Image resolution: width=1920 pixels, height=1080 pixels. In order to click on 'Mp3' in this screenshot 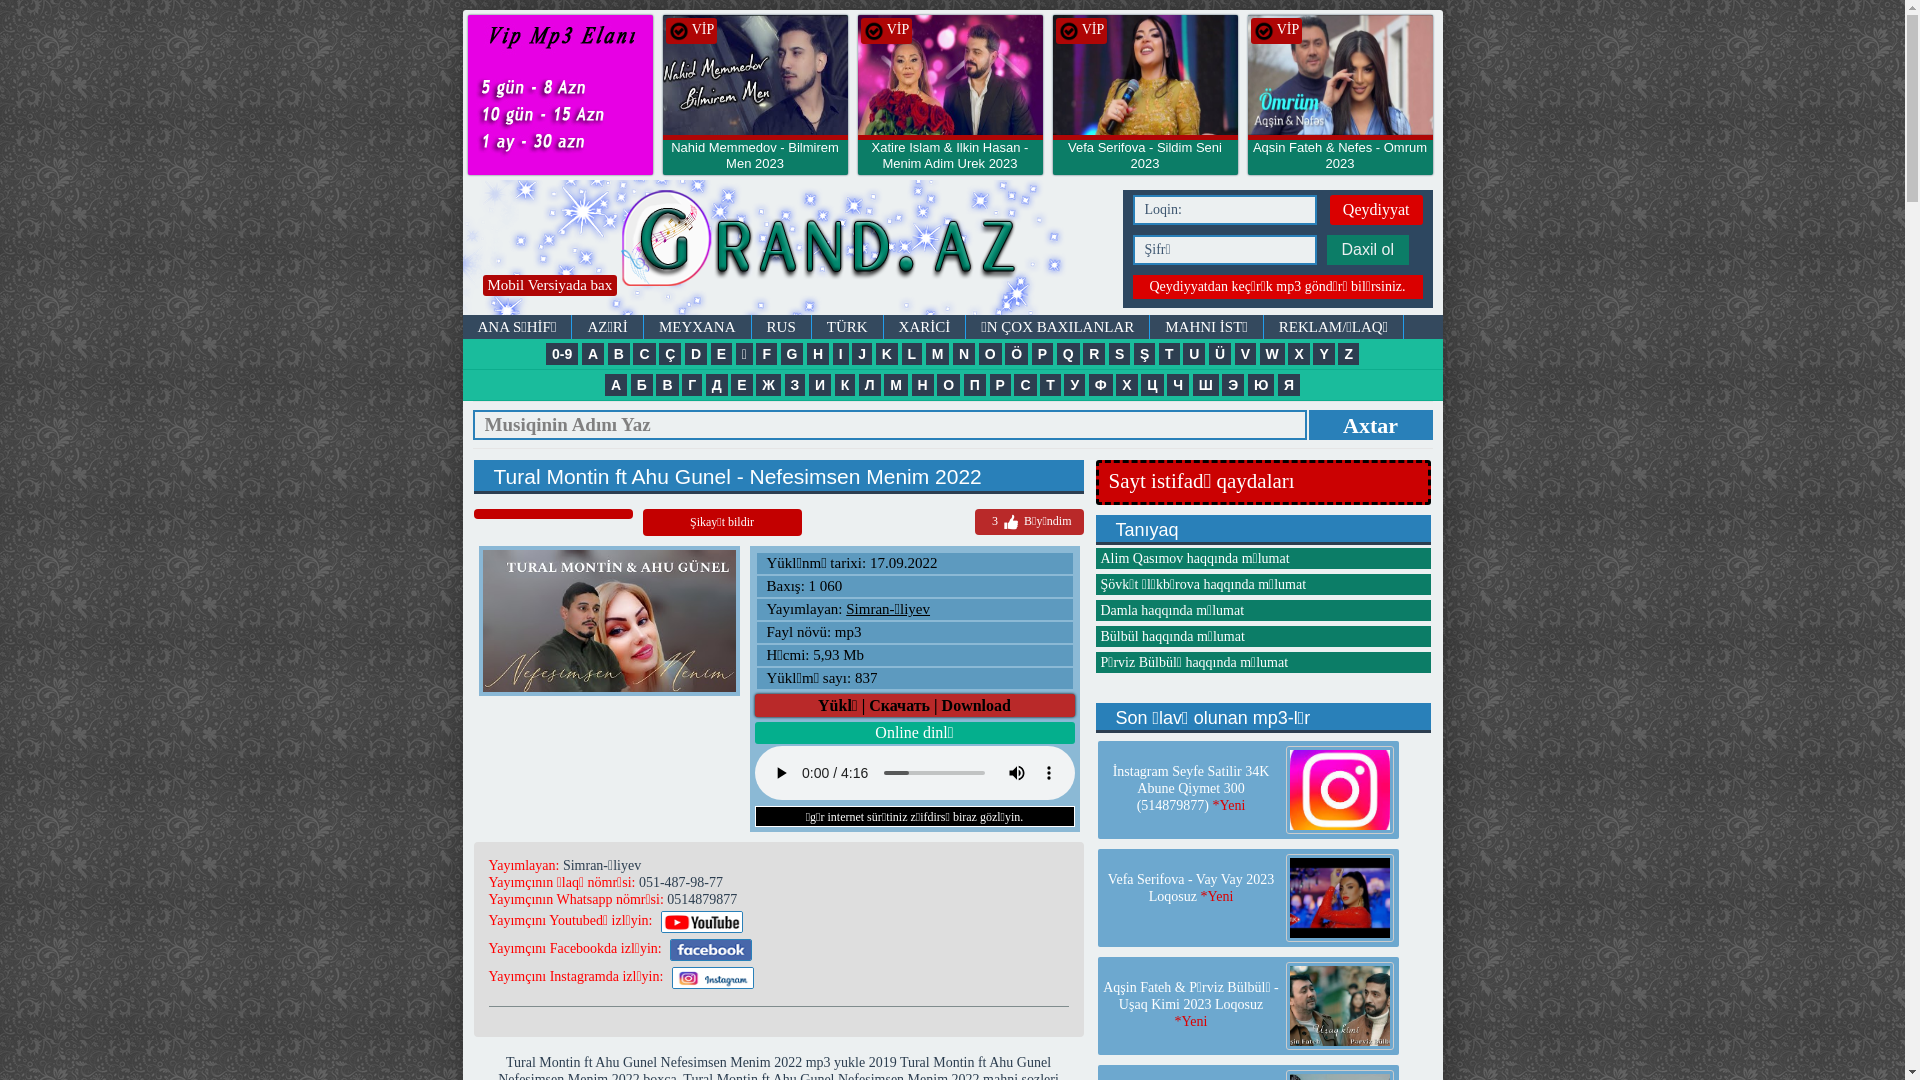, I will do `click(786, 246)`.